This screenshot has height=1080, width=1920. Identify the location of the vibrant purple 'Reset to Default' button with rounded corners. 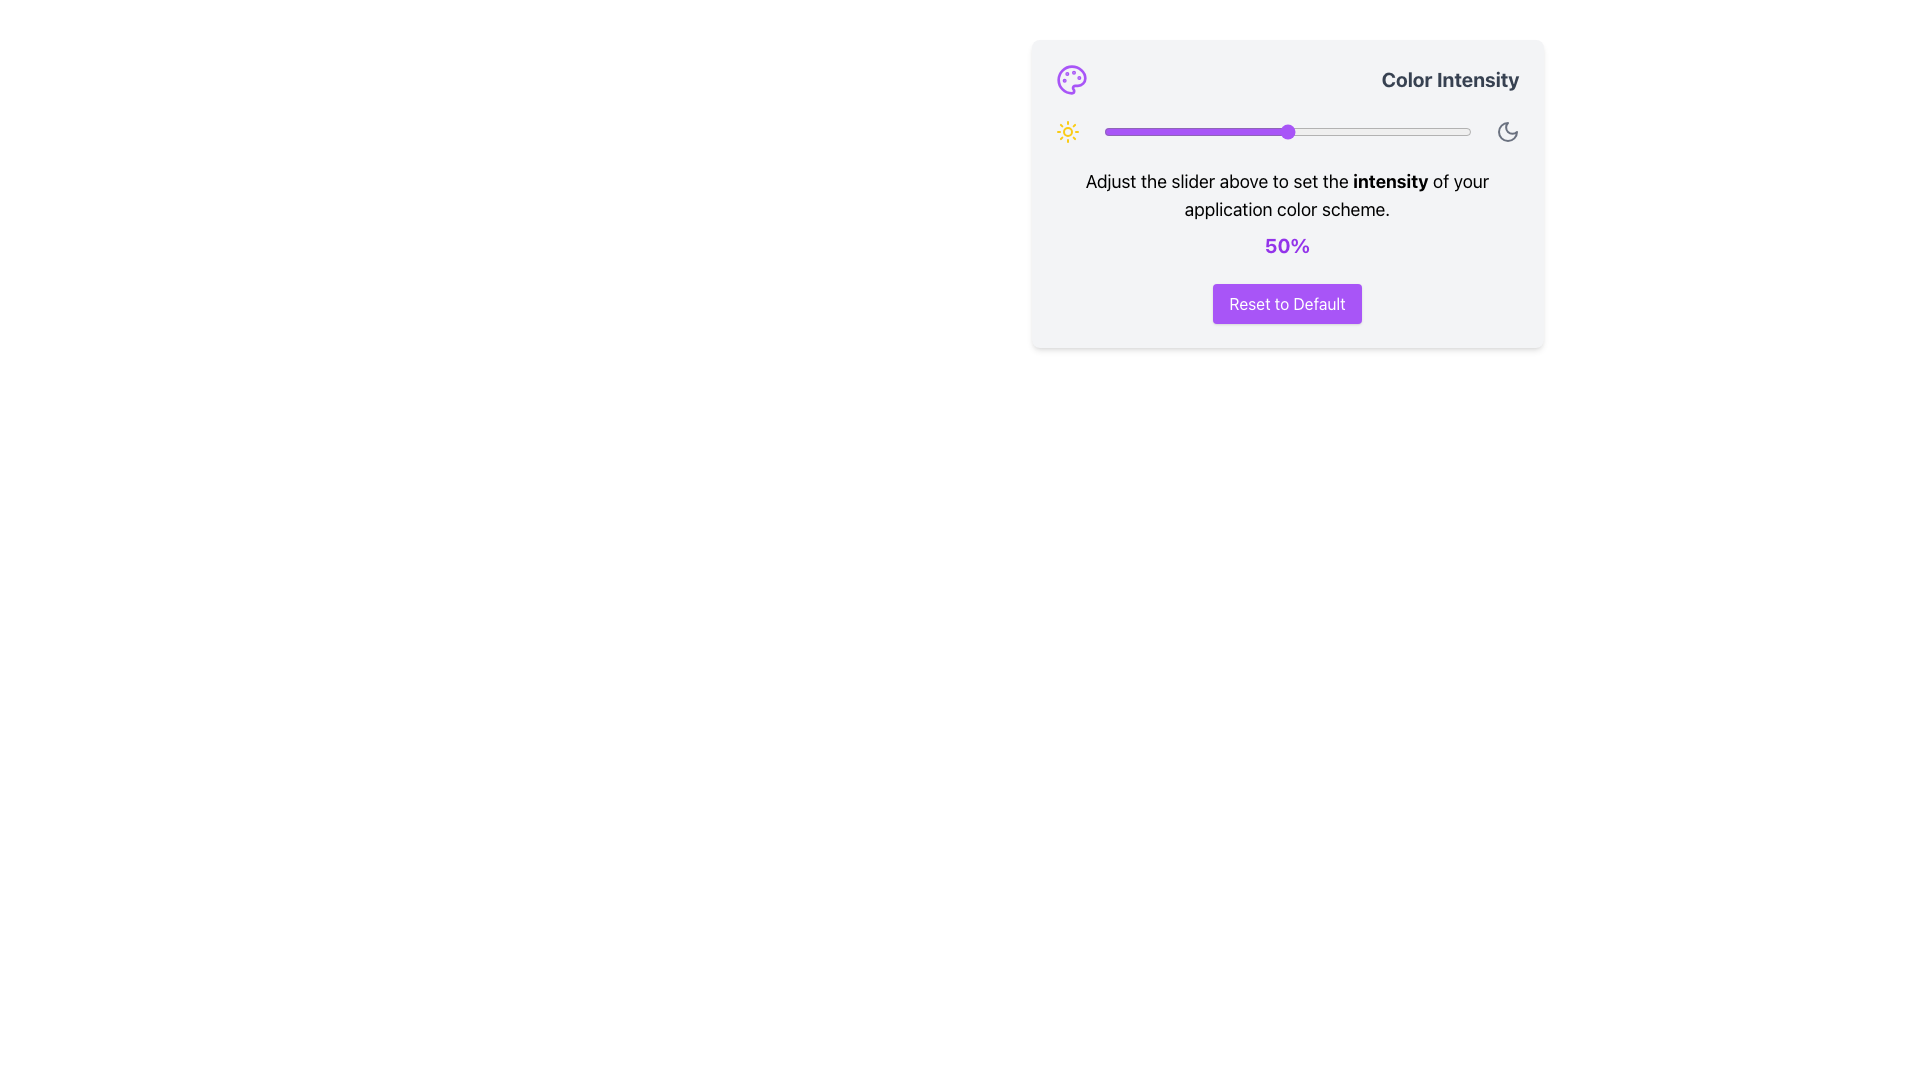
(1287, 304).